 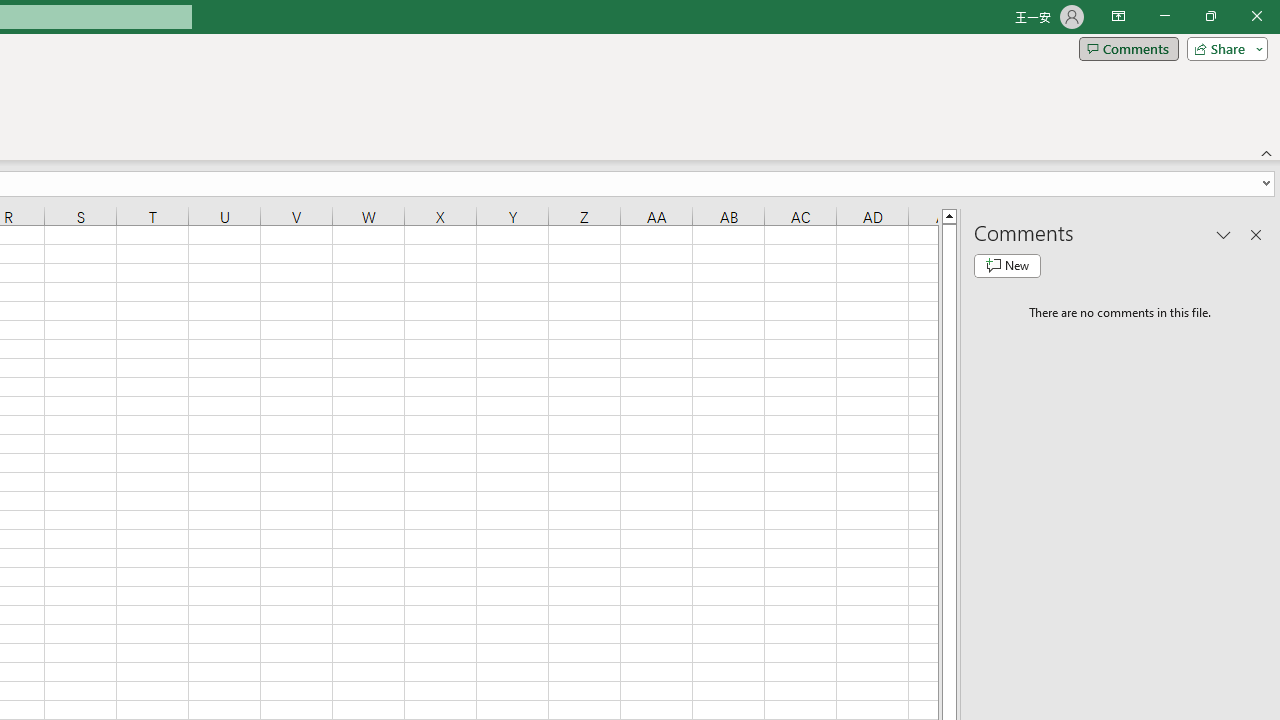 I want to click on 'Close', so click(x=1255, y=16).